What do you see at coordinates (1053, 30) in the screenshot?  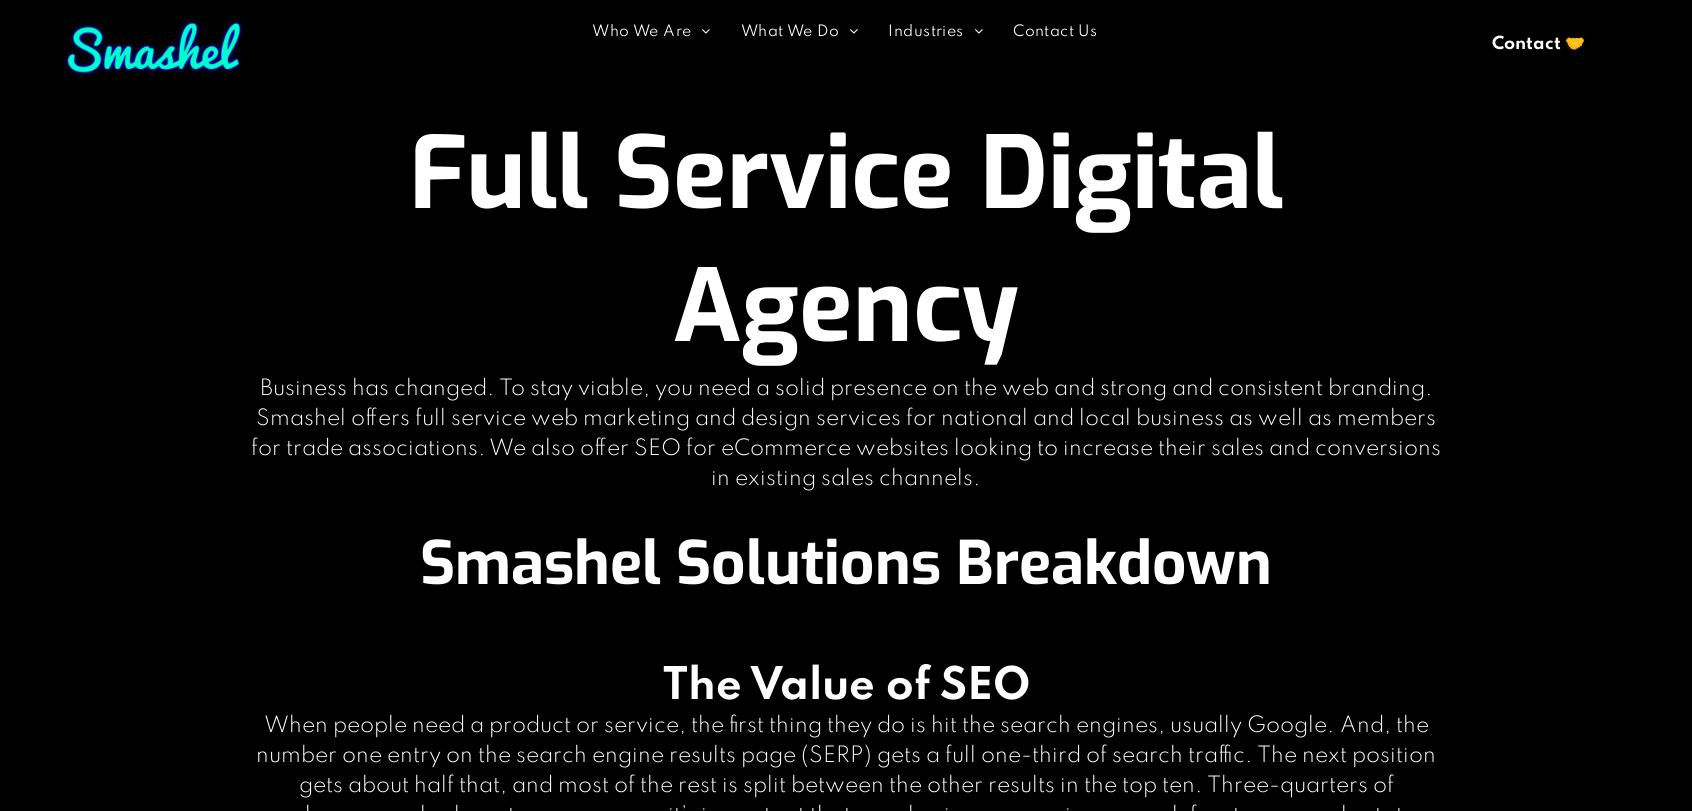 I see `'Contact Us'` at bounding box center [1053, 30].